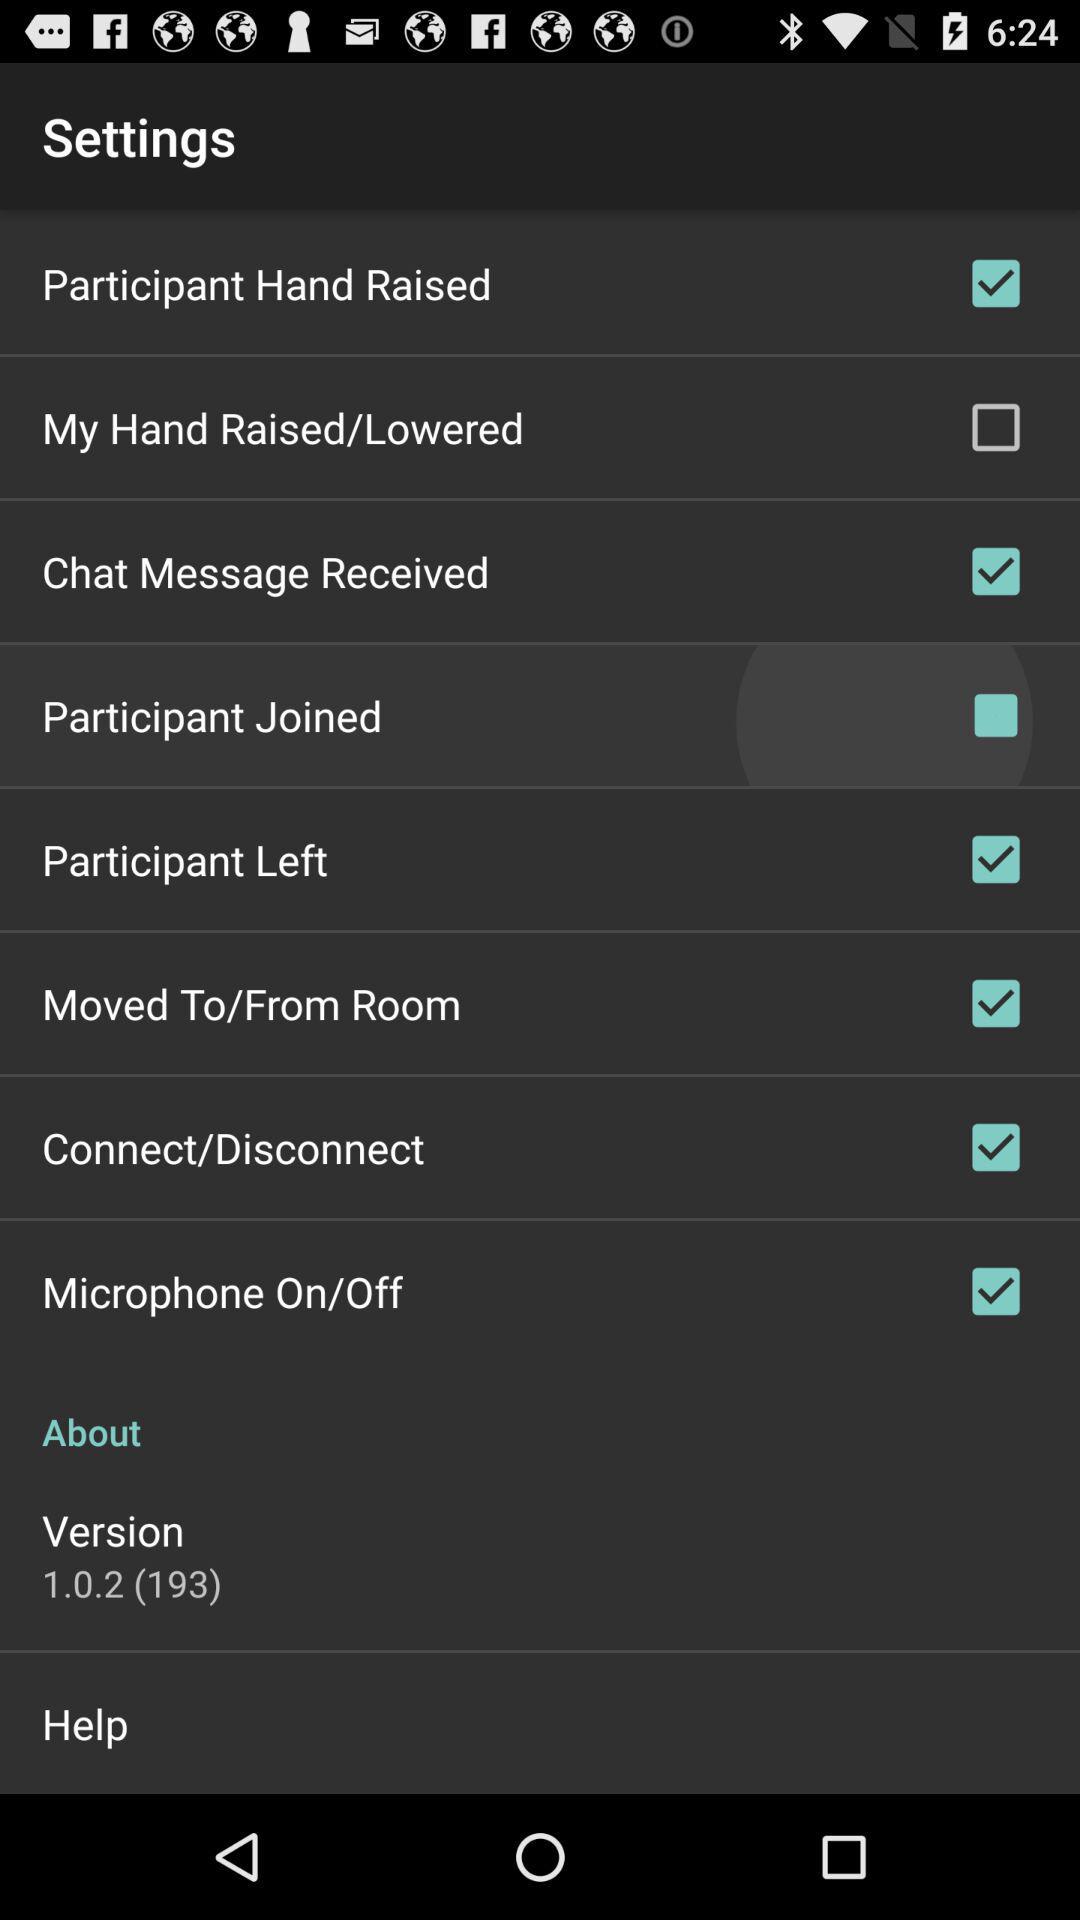 The image size is (1080, 1920). I want to click on the icon above about, so click(222, 1291).